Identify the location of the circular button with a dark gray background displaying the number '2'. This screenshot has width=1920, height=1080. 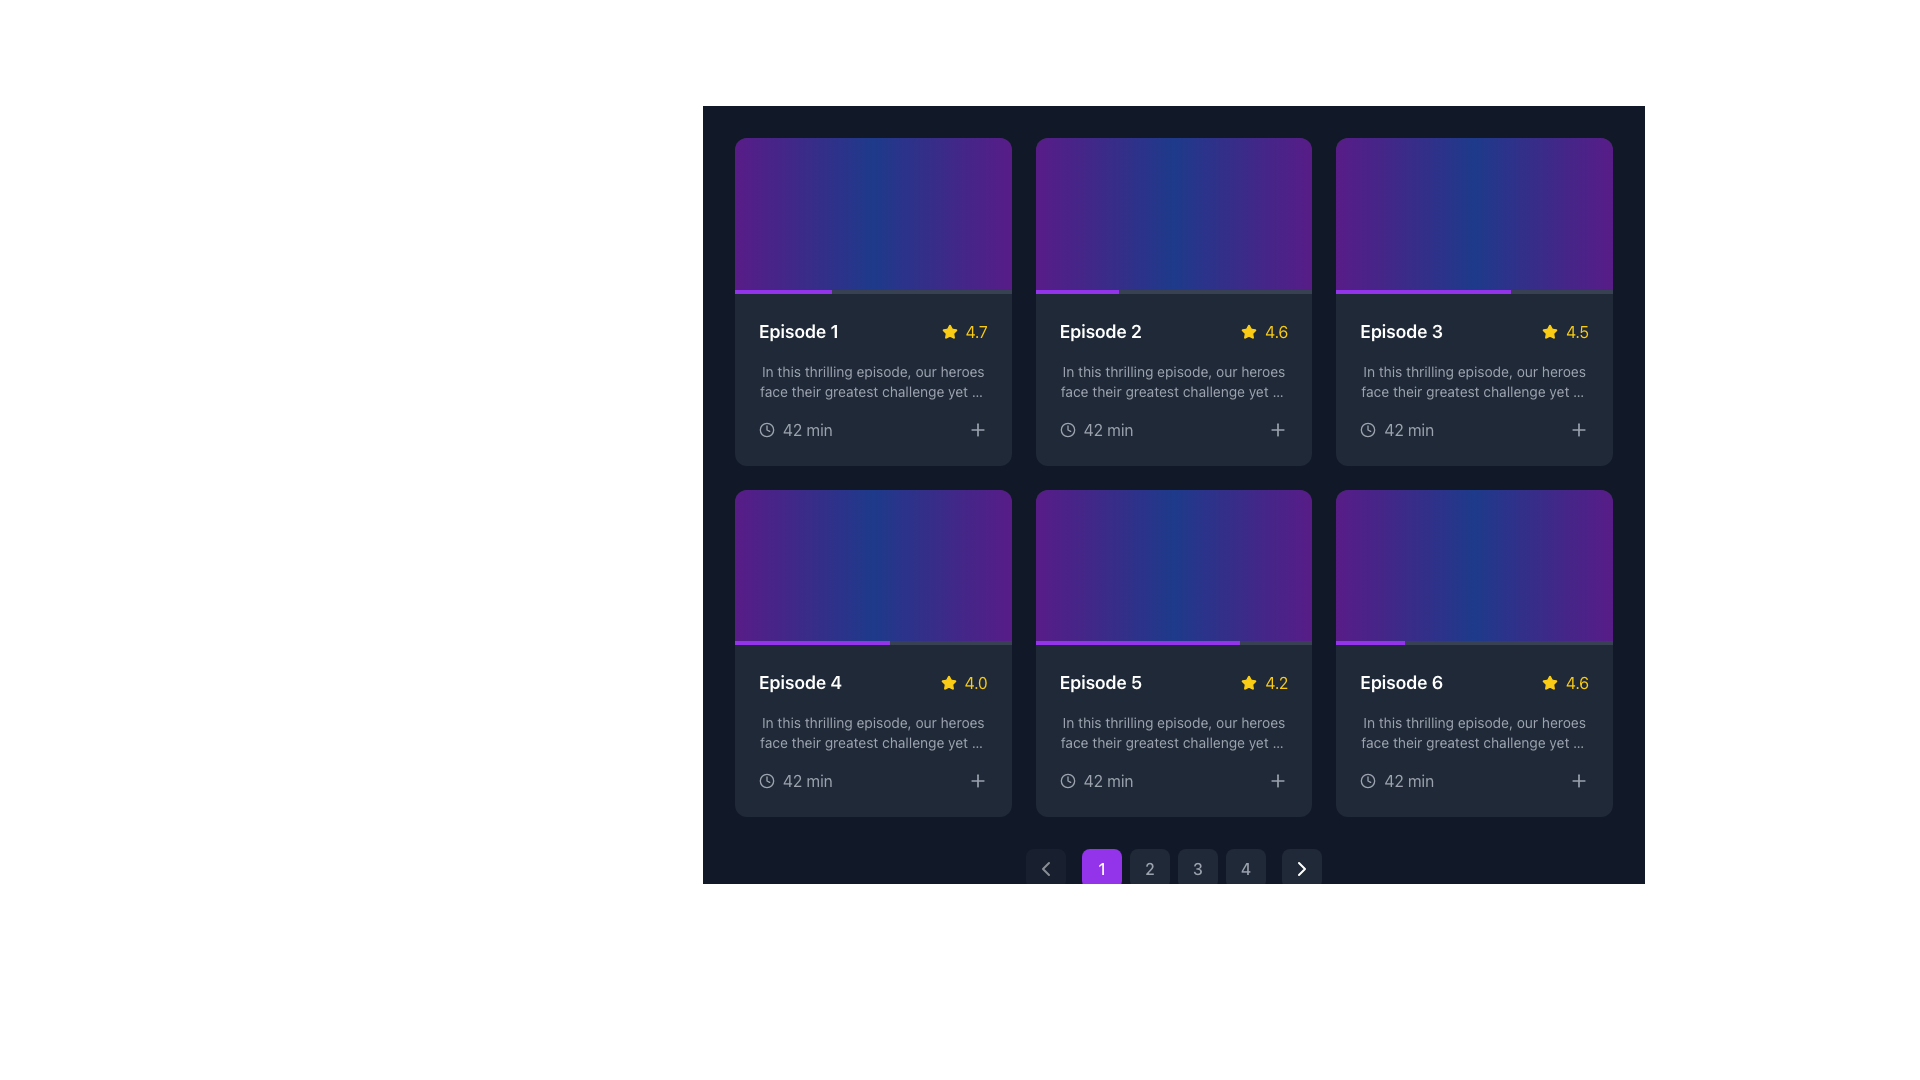
(1150, 867).